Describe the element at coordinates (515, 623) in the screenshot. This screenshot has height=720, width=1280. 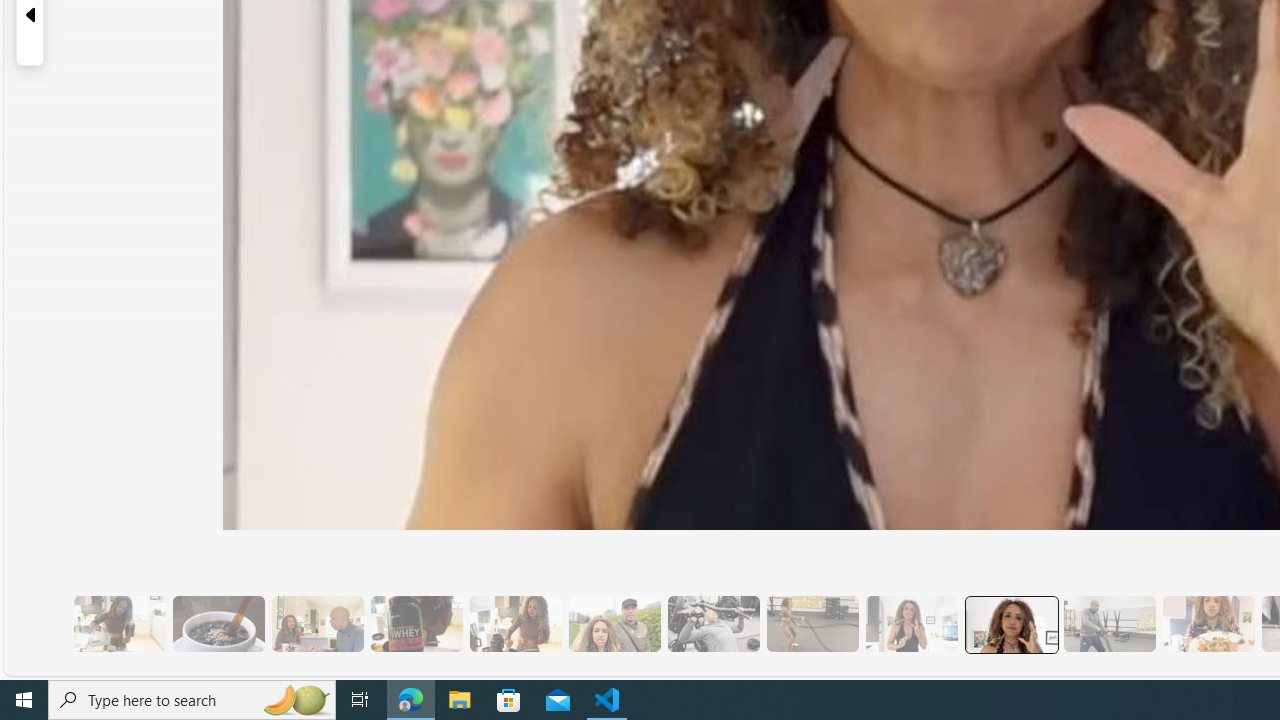
I see `'7 They Don'` at that location.